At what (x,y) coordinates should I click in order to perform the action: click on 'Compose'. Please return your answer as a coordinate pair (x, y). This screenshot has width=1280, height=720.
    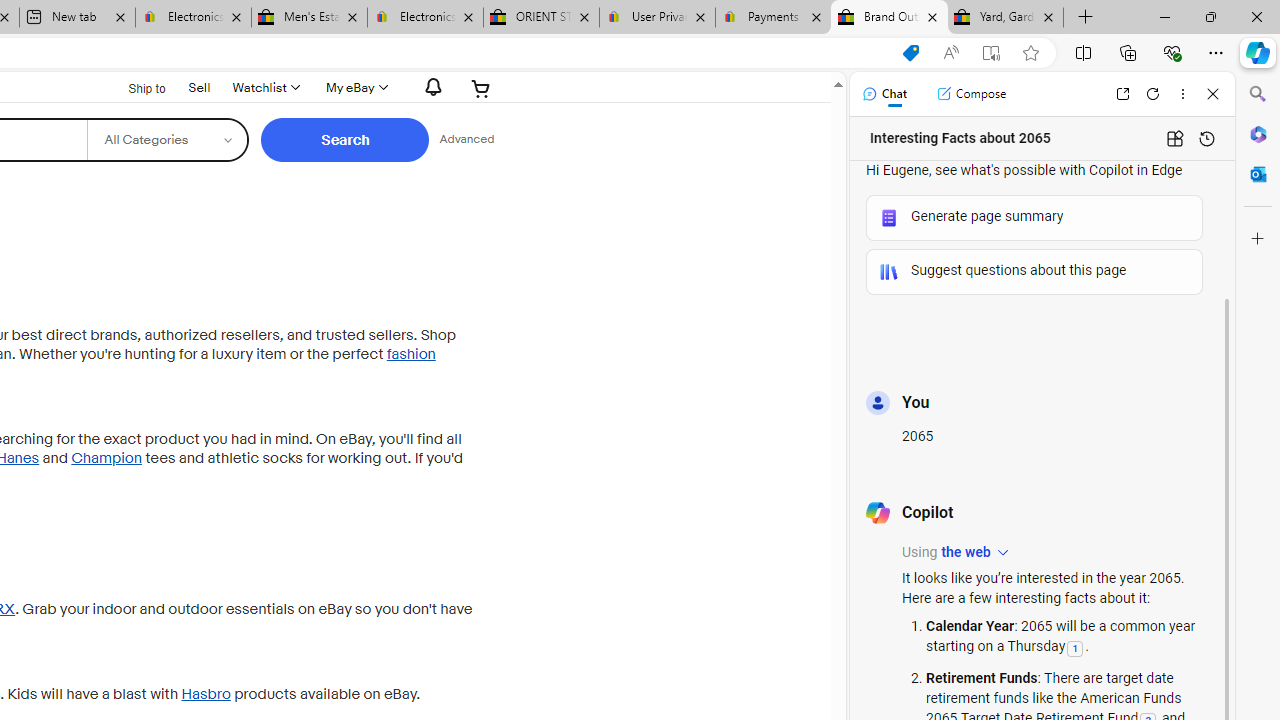
    Looking at the image, I should click on (971, 93).